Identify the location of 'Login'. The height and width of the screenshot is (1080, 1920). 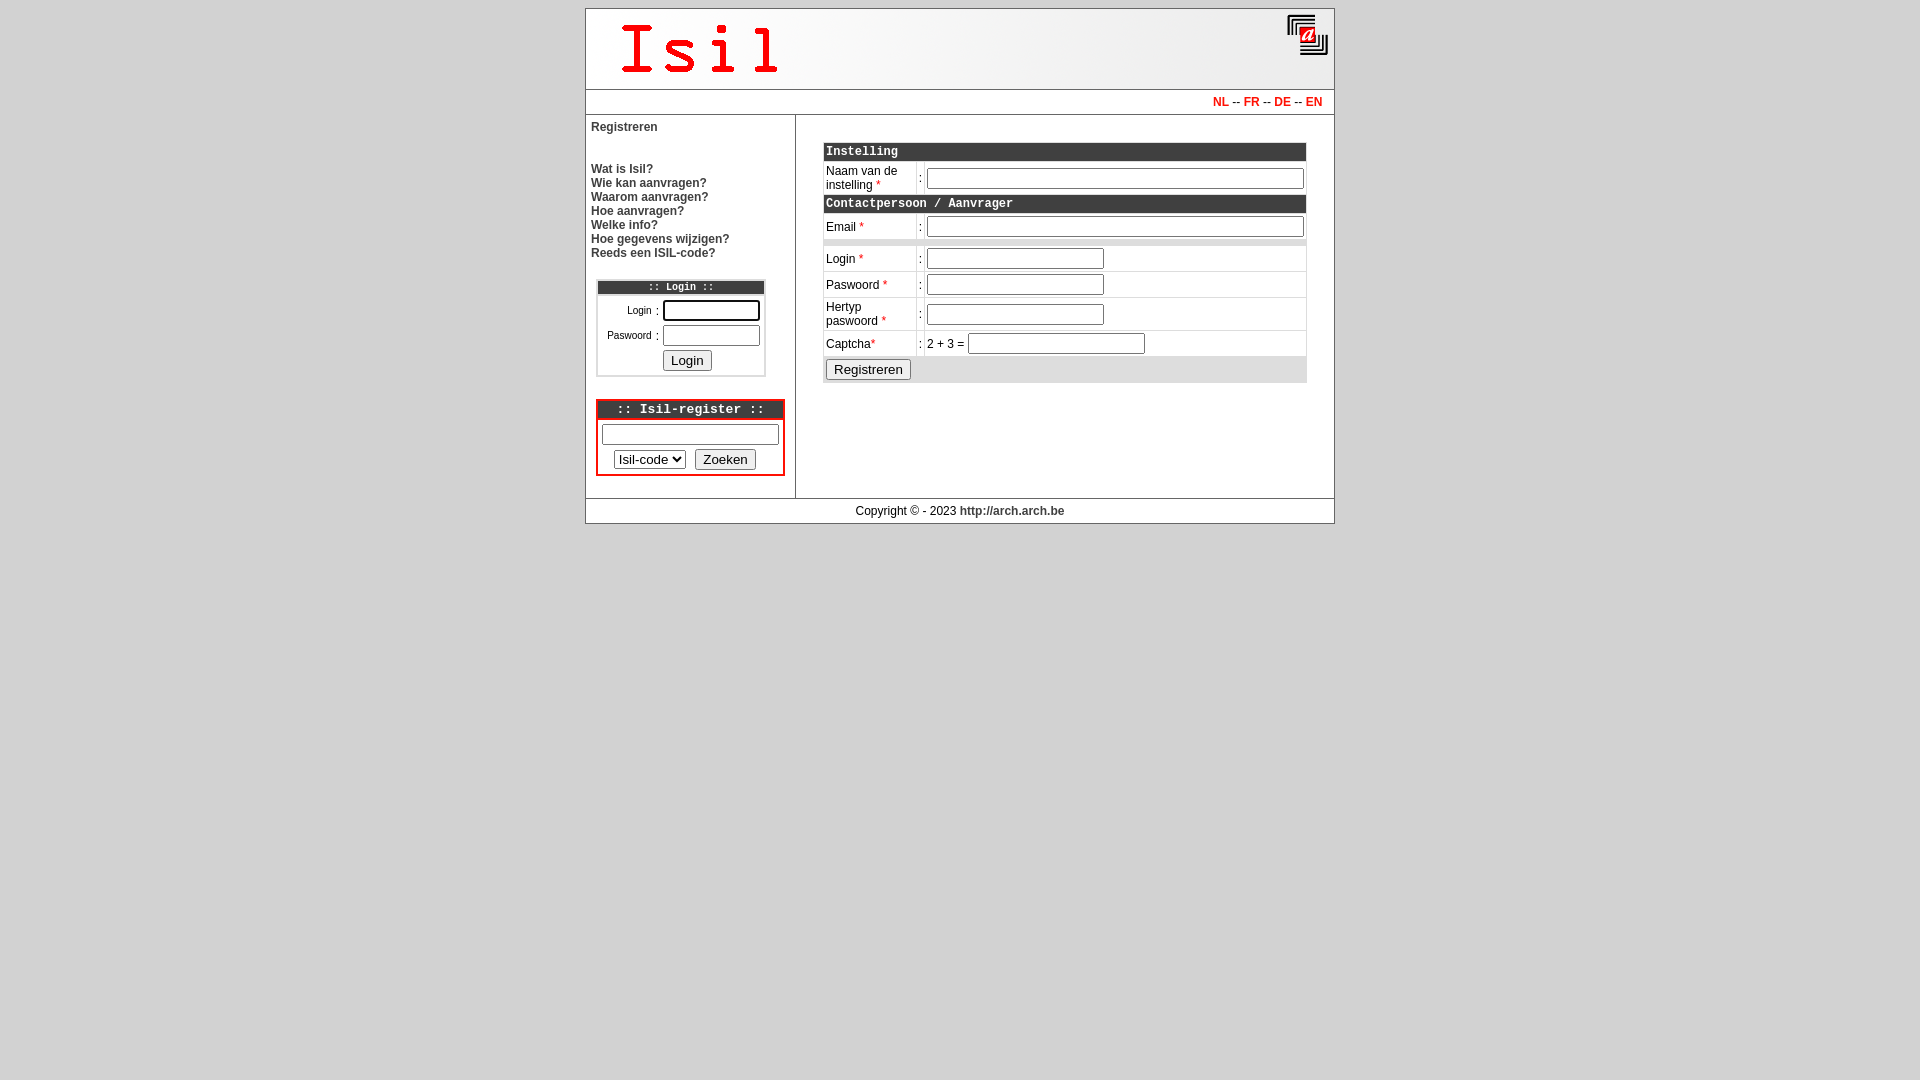
(687, 360).